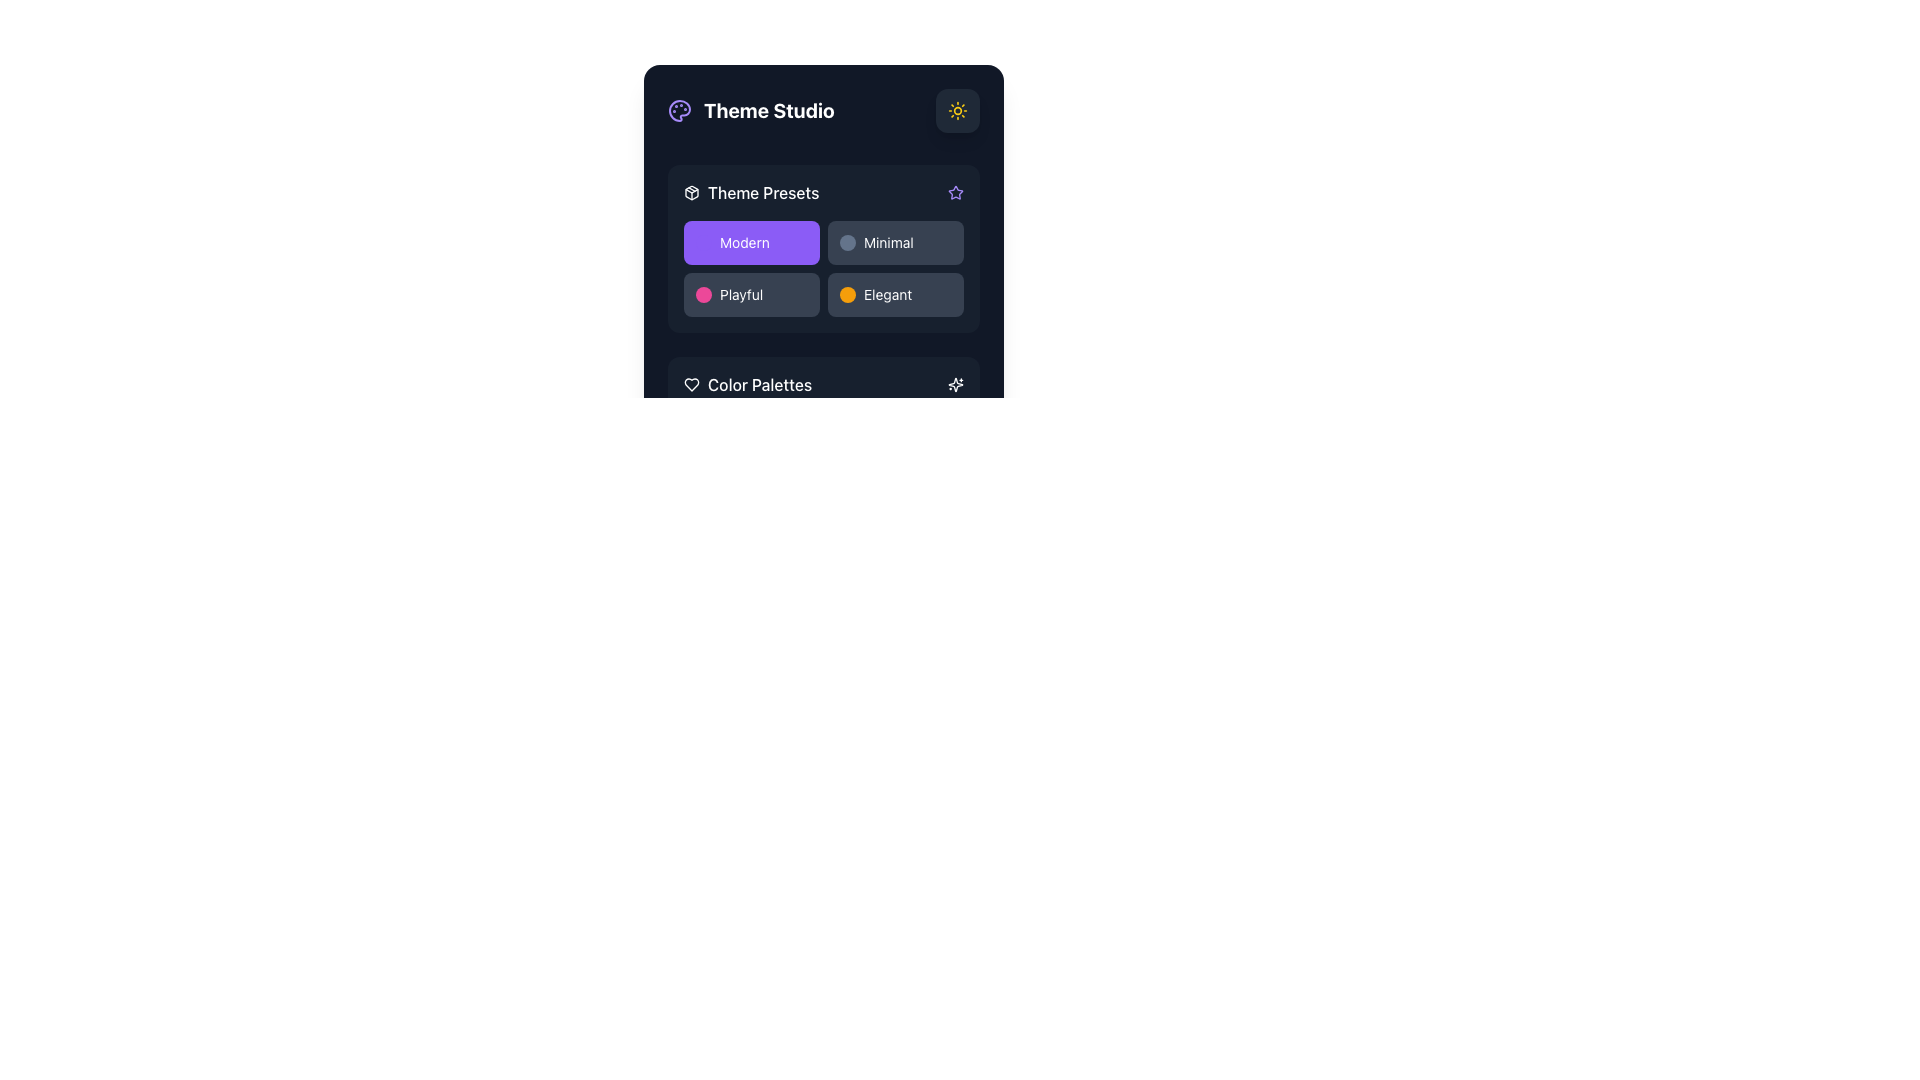  I want to click on the 'Elegant' theme button located in the bottom-right quadrant of the grid within the 'Theme Presets' section, so click(895, 294).